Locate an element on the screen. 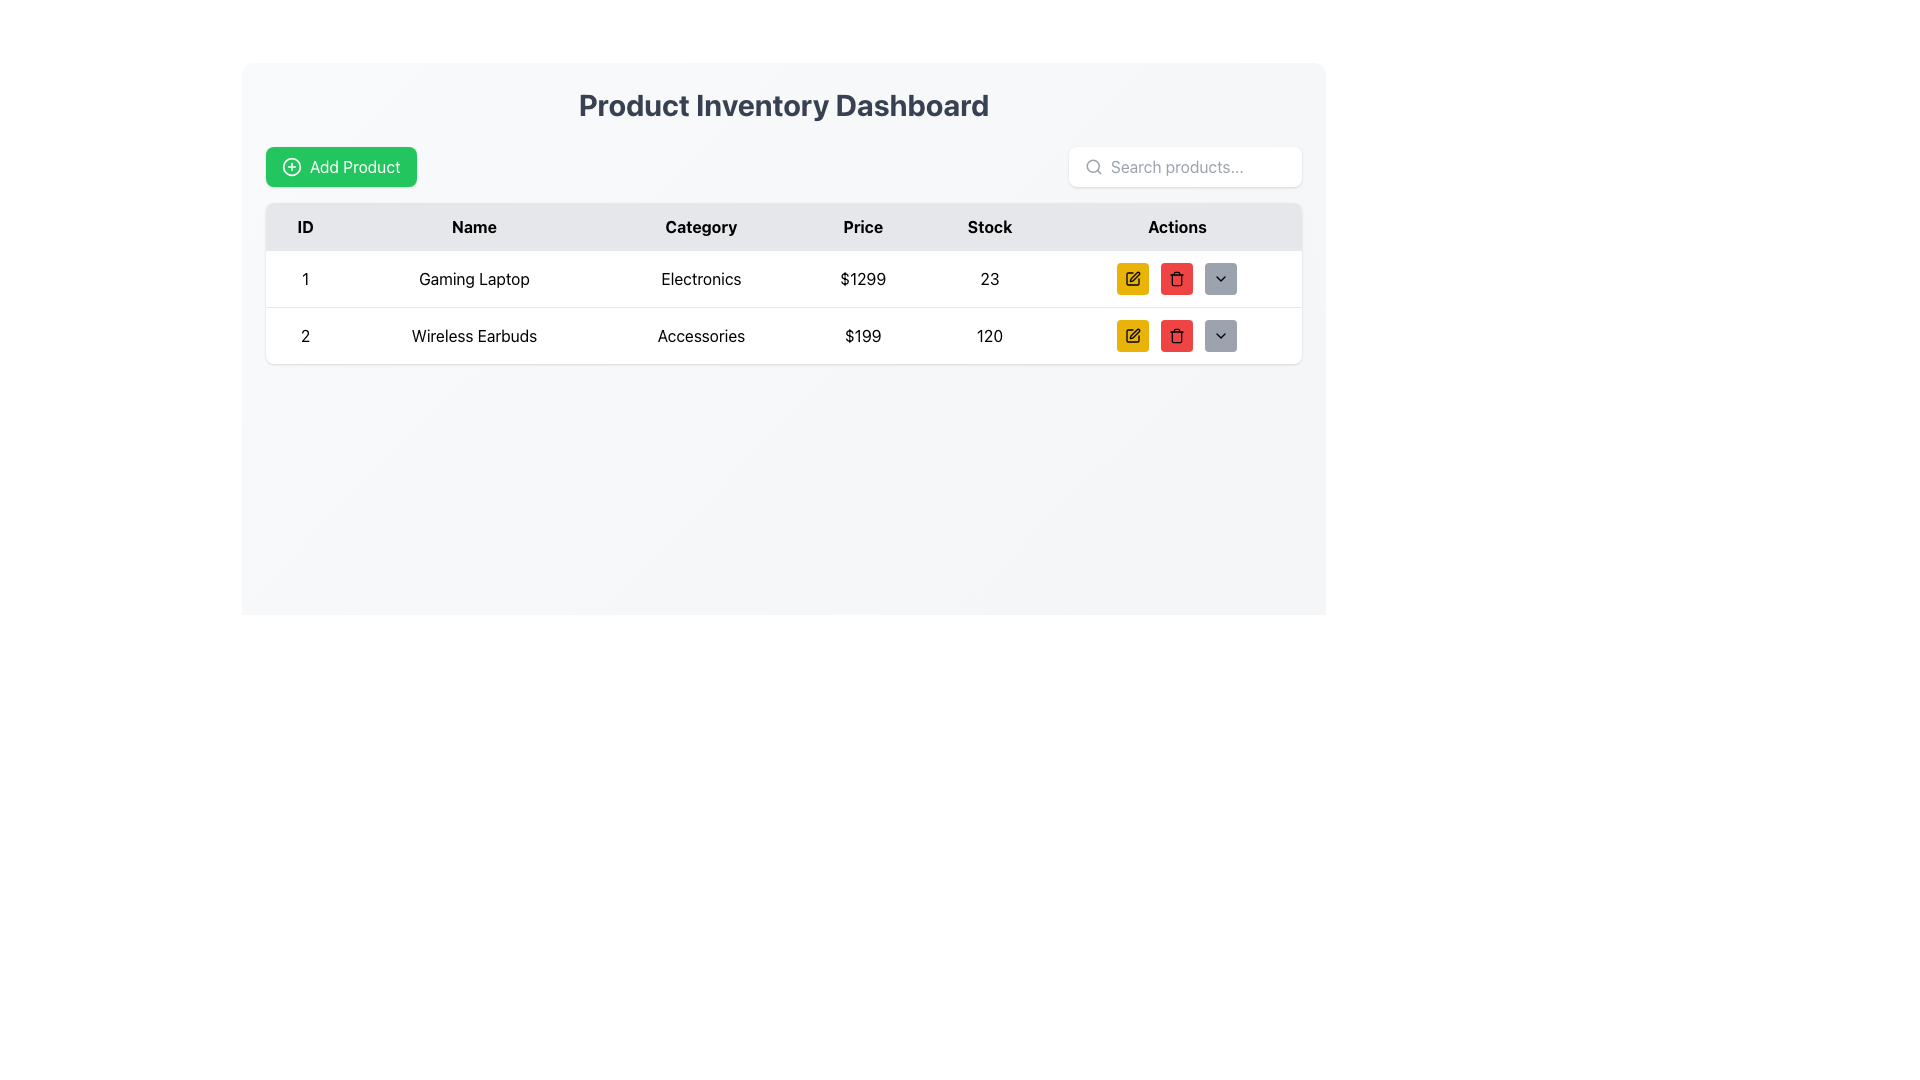 This screenshot has width=1920, height=1080. the edit icon button located in the second row under the 'Actions' column of the table to initiate the edit action is located at coordinates (1135, 333).